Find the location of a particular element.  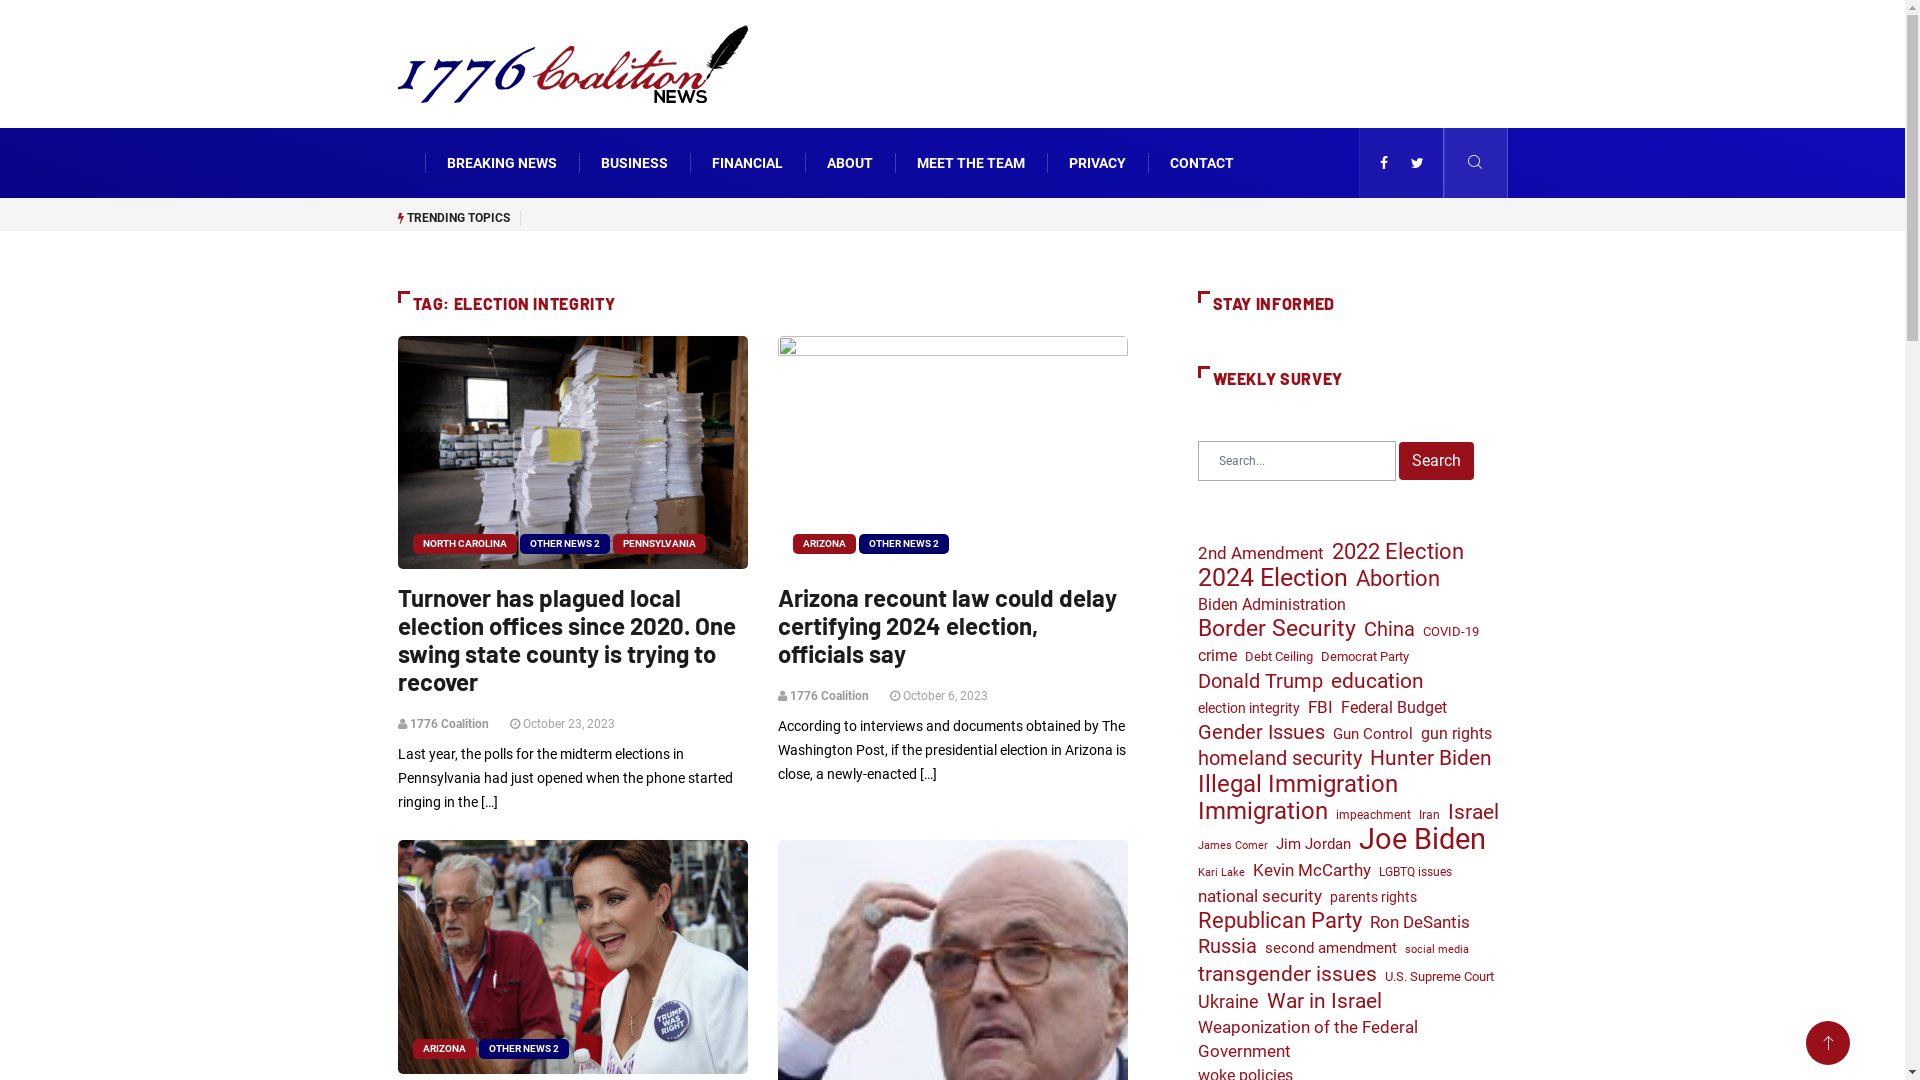

'James Comer' is located at coordinates (1232, 845).